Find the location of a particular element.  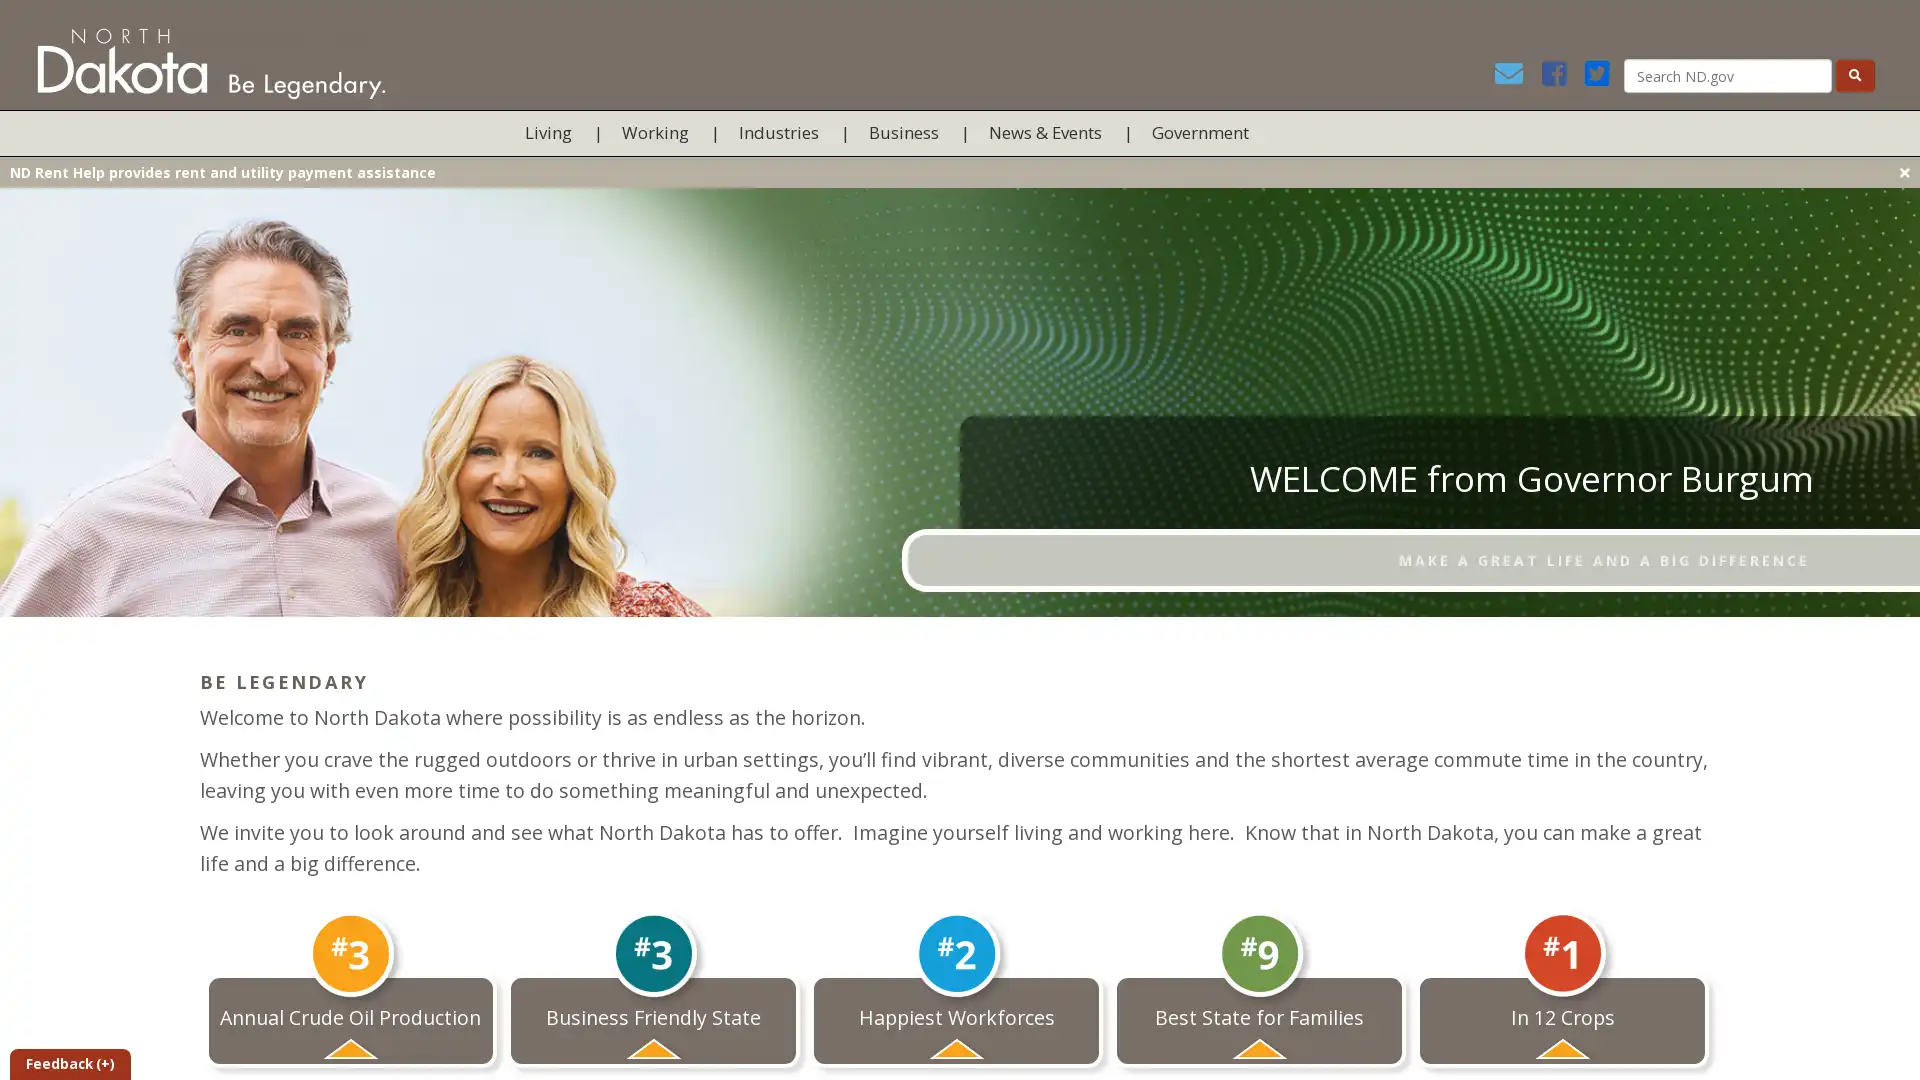

Follow Us on Facebook is located at coordinates (1559, 77).